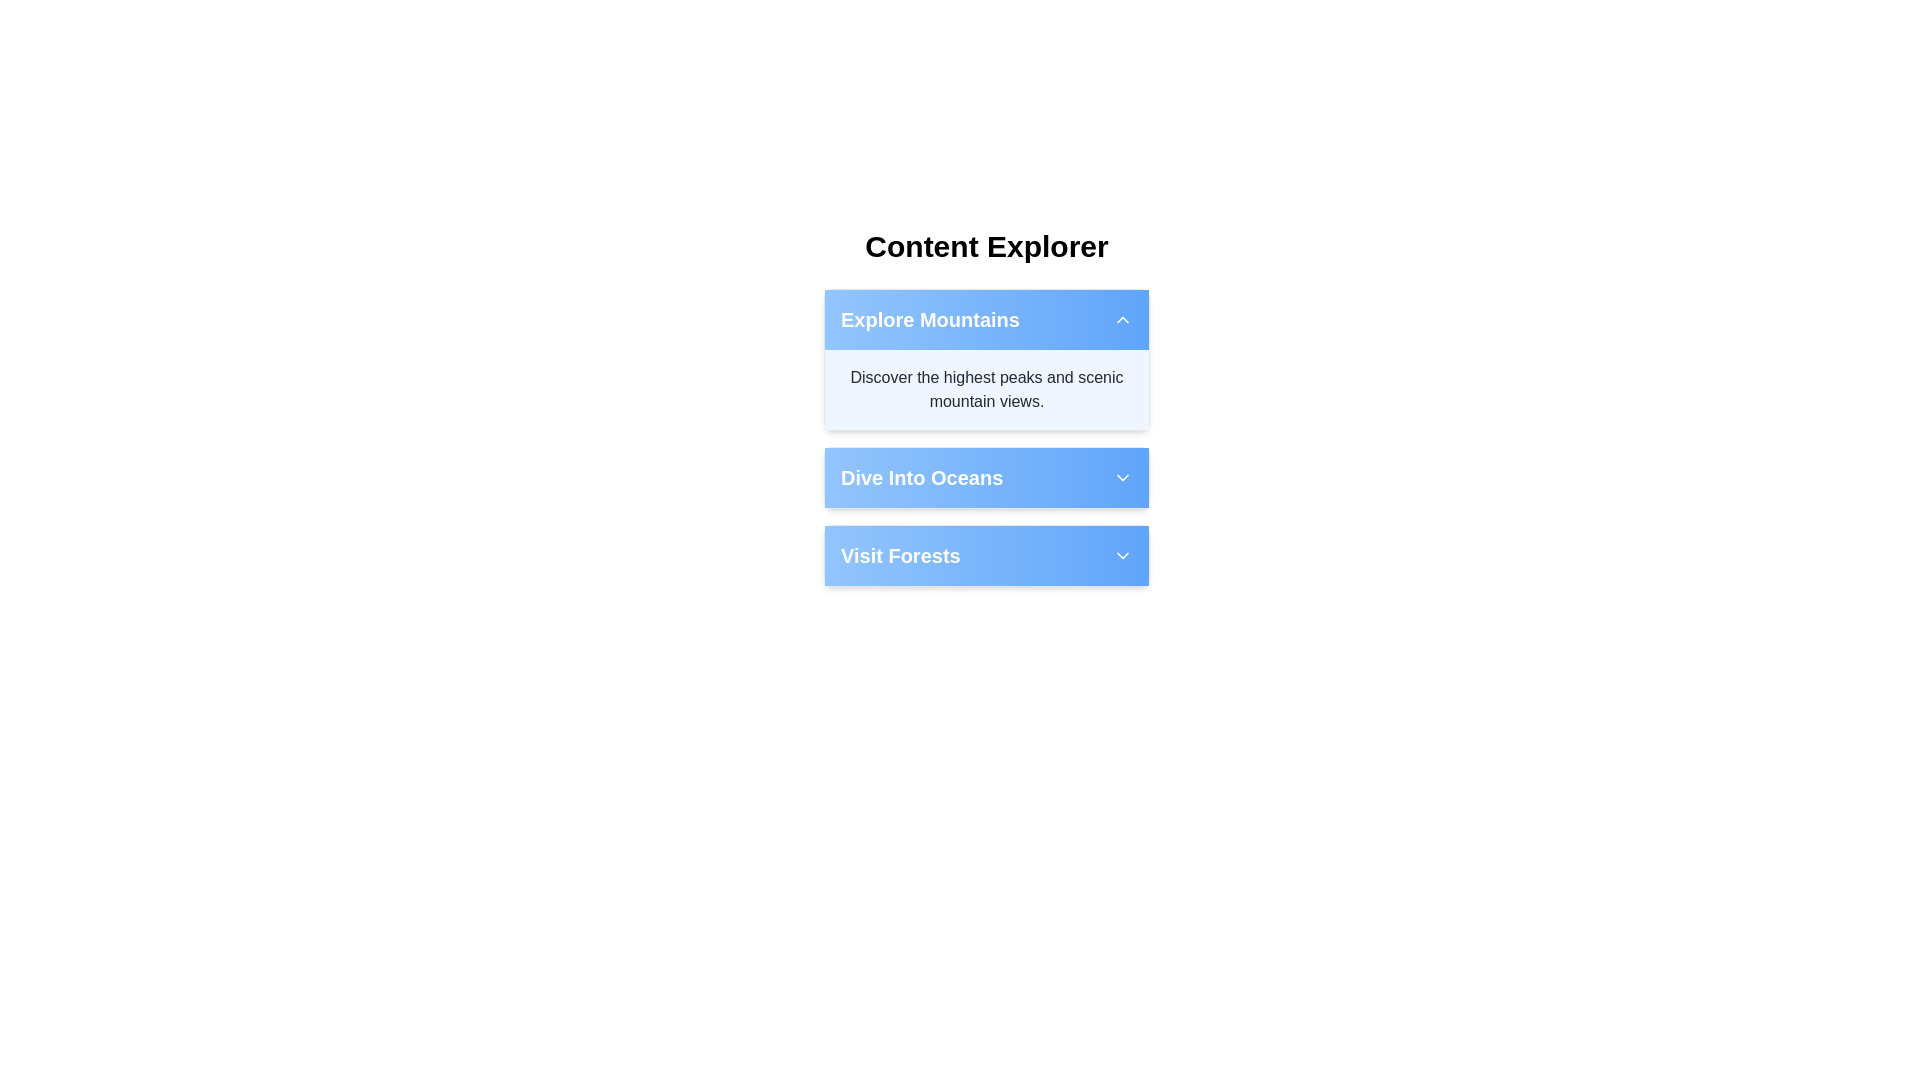 This screenshot has width=1920, height=1080. Describe the element at coordinates (987, 478) in the screenshot. I see `the 'Dive Into Oceans' button, which is a horizontally oriented rectangular button with a gradient background and bold white text aligned to the left` at that location.